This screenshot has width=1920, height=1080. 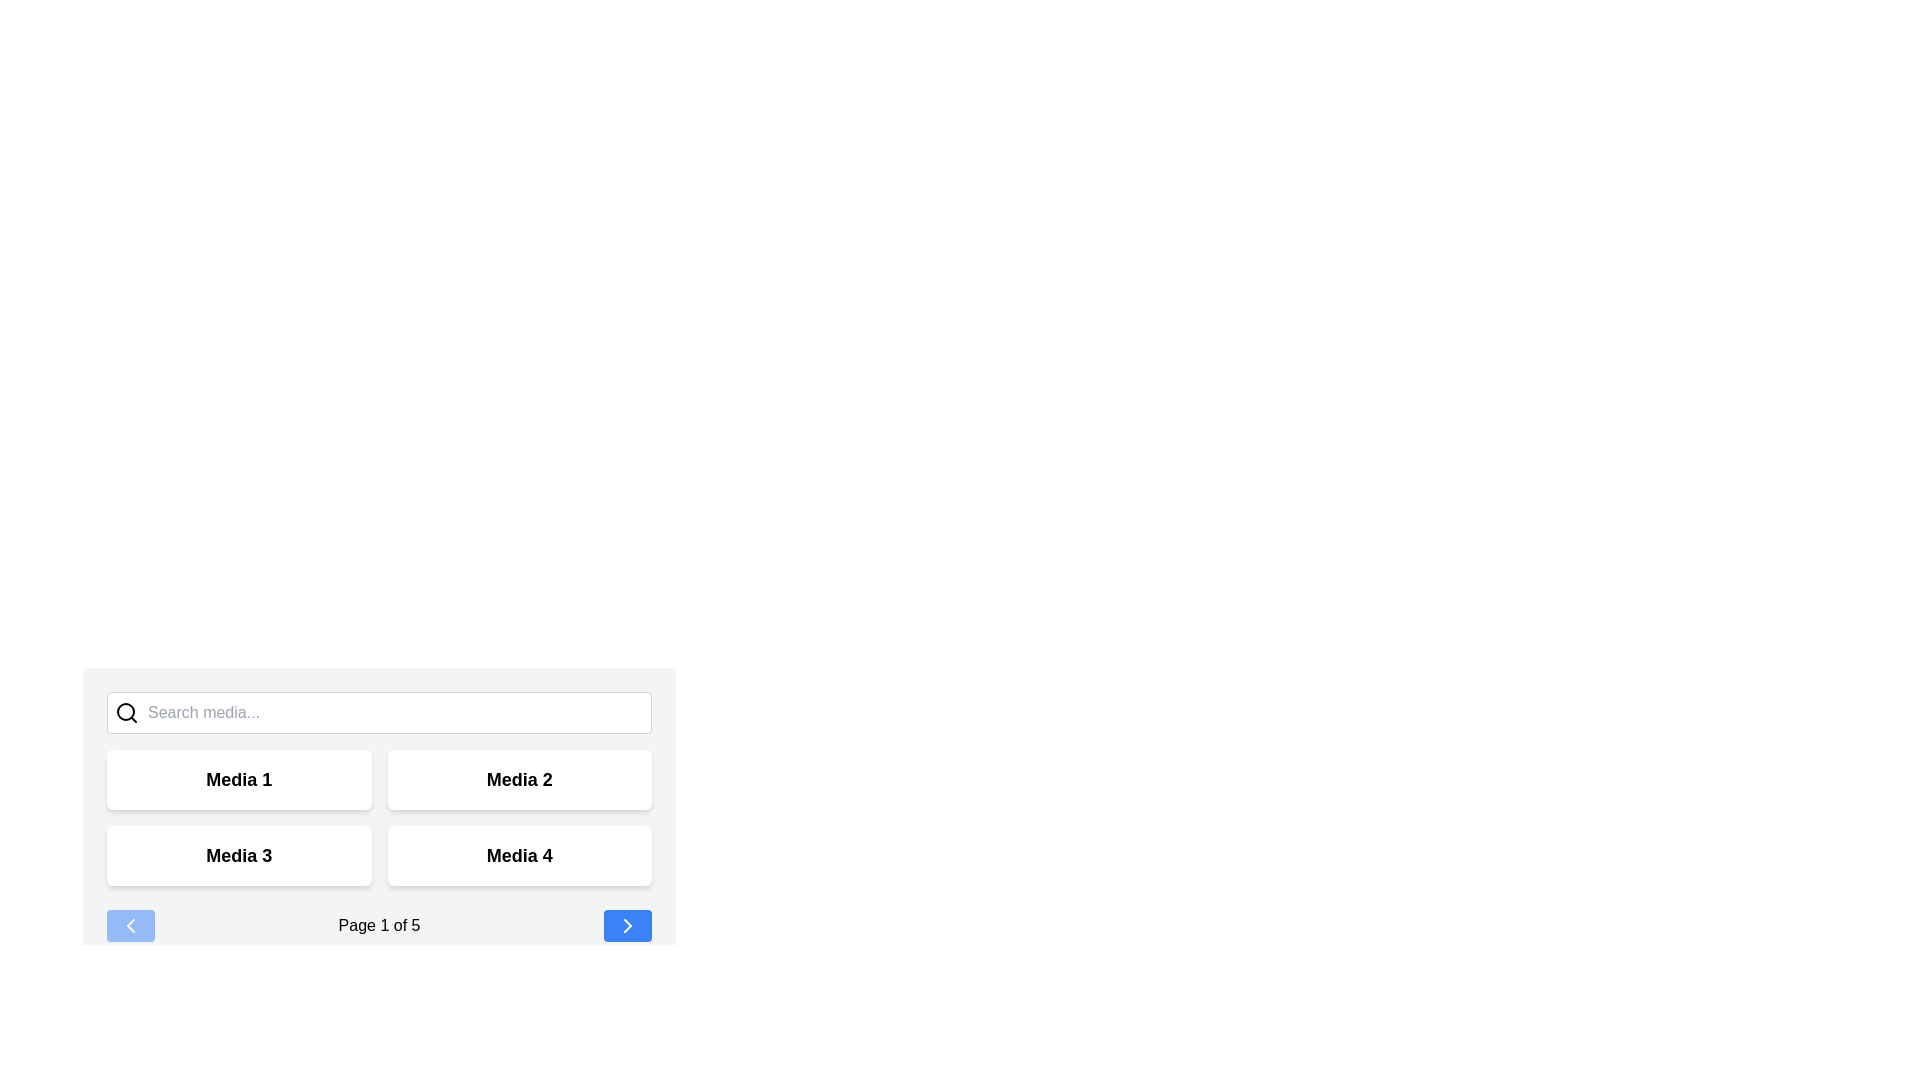 What do you see at coordinates (379, 925) in the screenshot?
I see `the text label displaying 'Page 1 of 5', which is centered at the bottom of the navigation panel` at bounding box center [379, 925].